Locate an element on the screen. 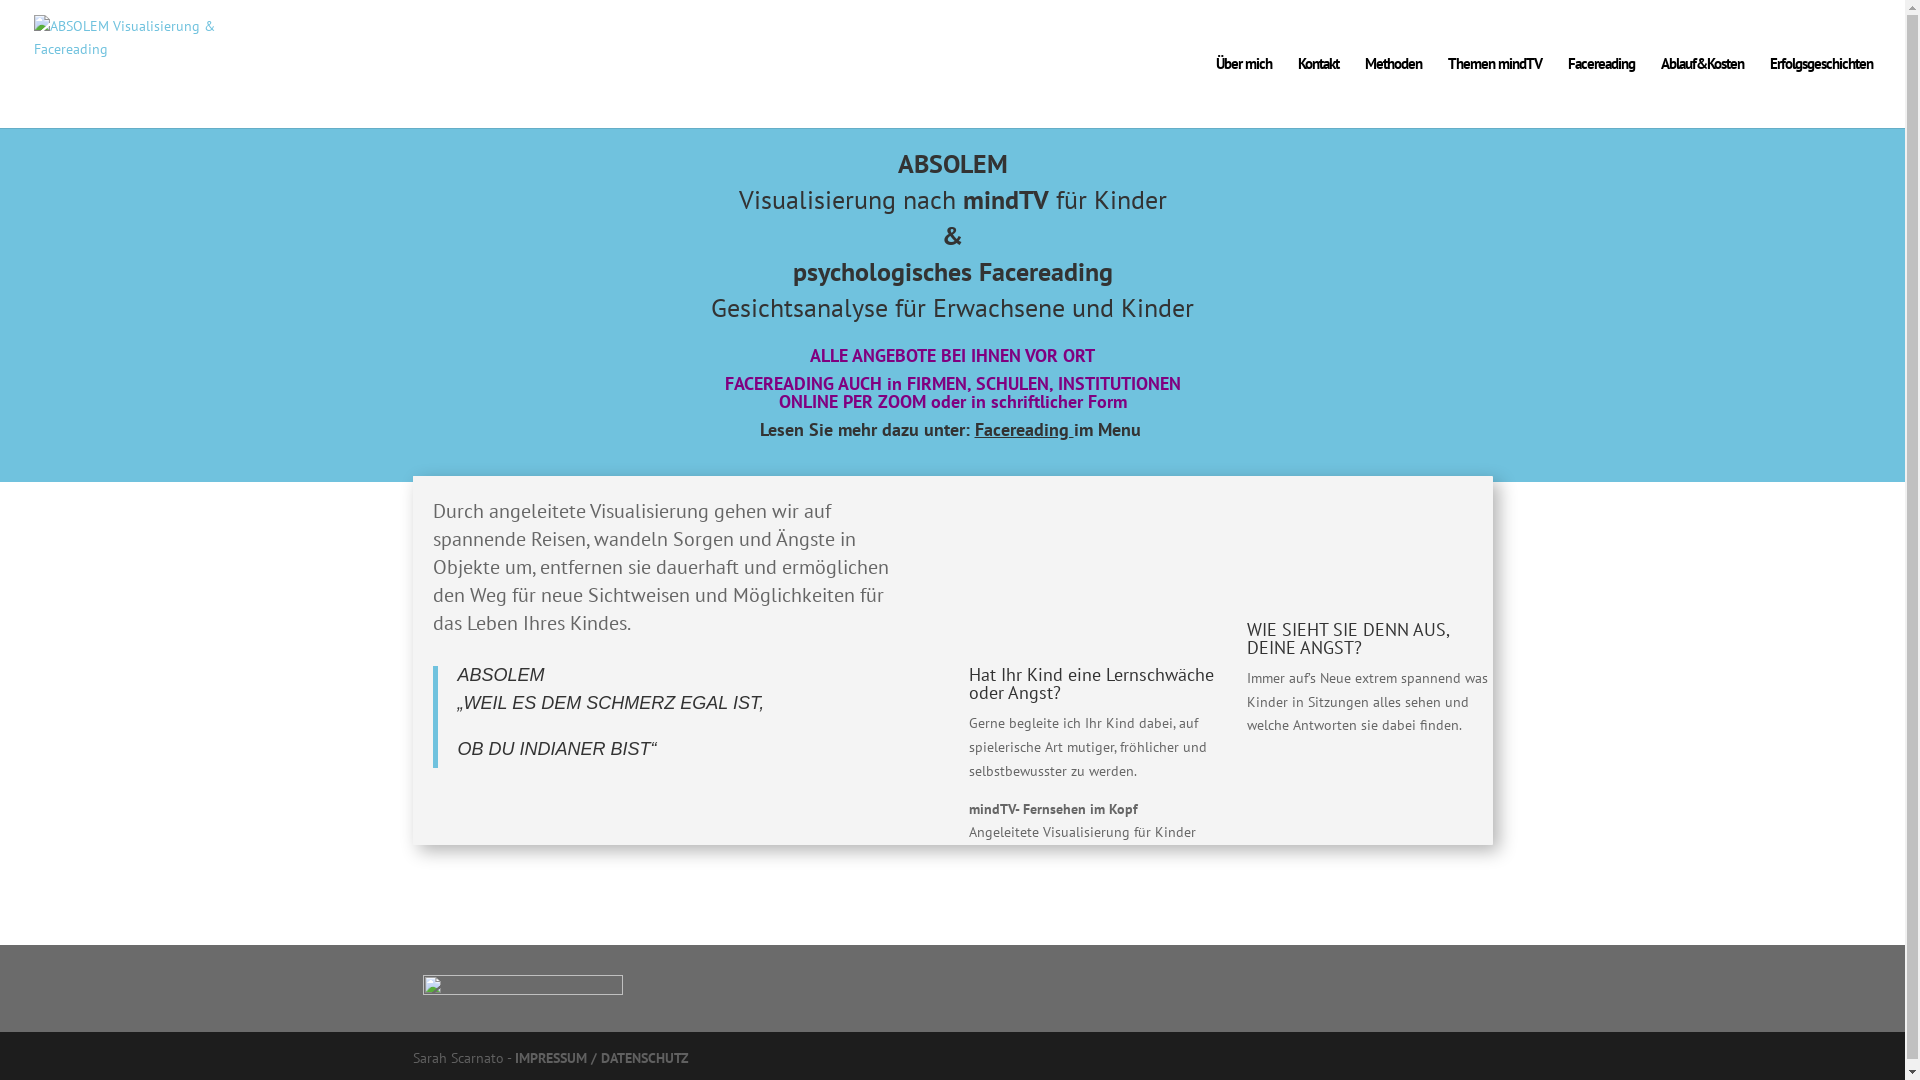  'IMPRESSUM / DATENSCHUTZ' is located at coordinates (599, 1056).